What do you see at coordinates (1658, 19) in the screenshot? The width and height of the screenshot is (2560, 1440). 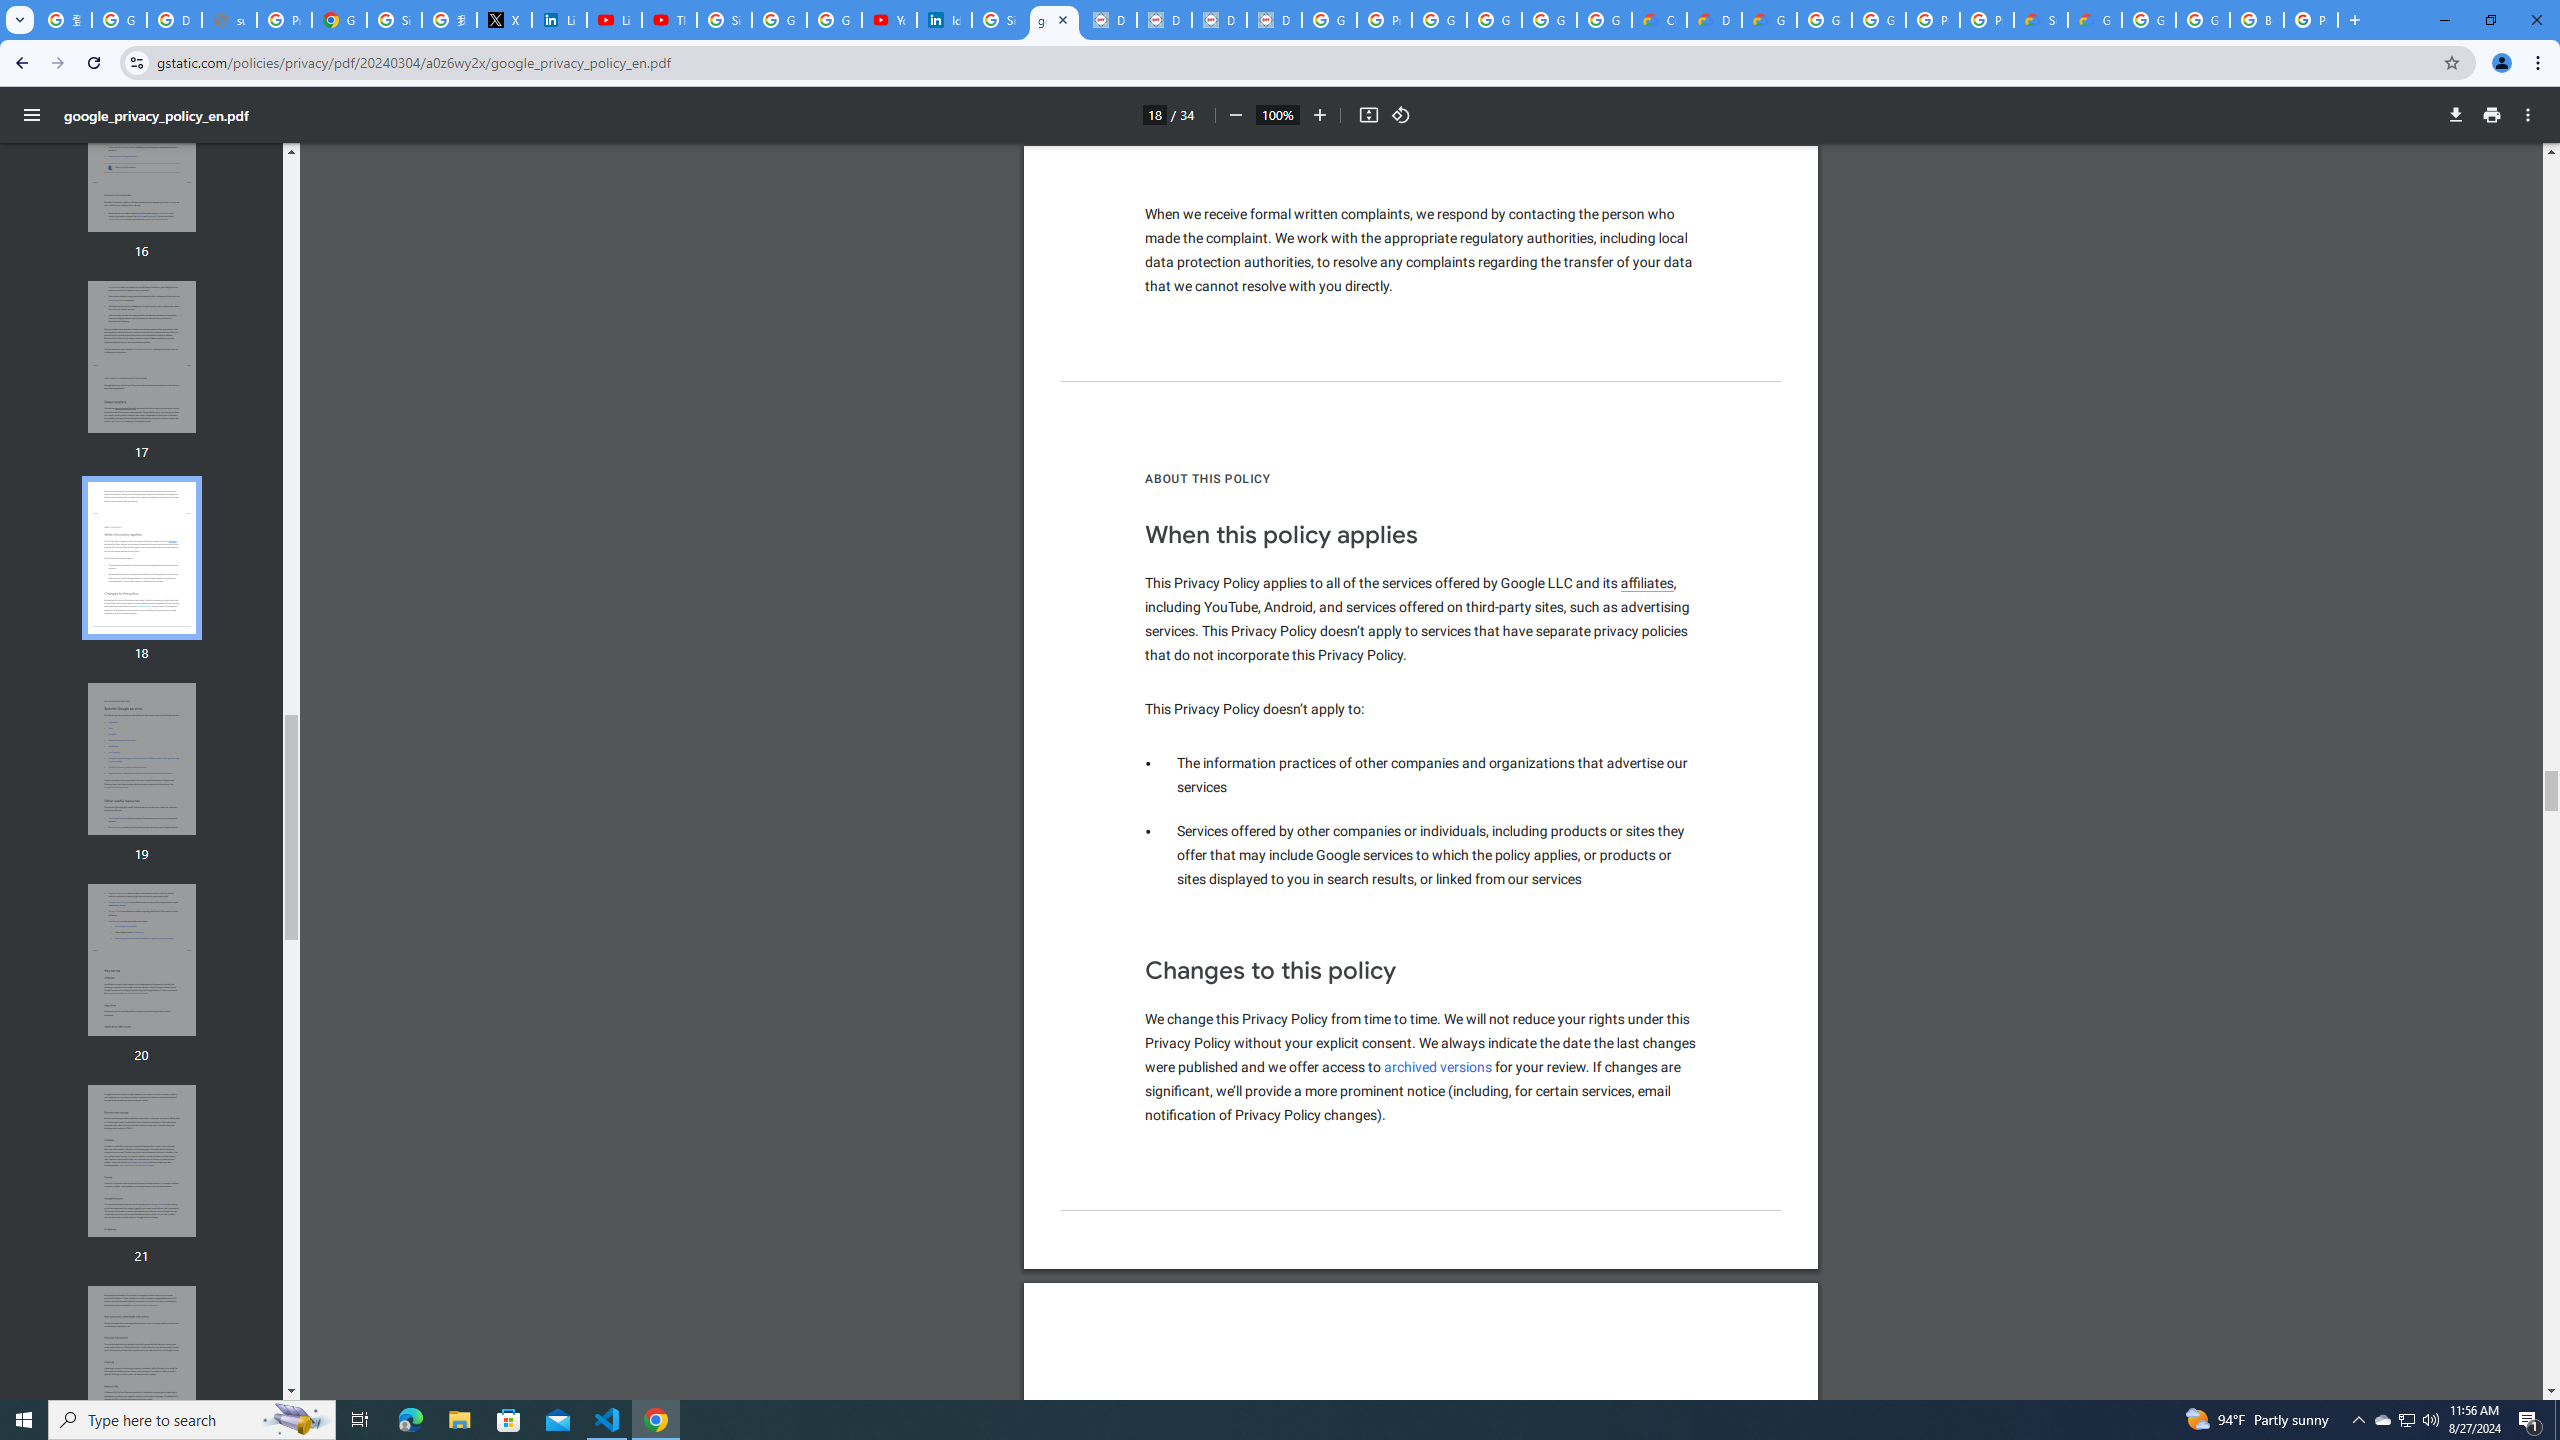 I see `'Customer Care | Google Cloud'` at bounding box center [1658, 19].